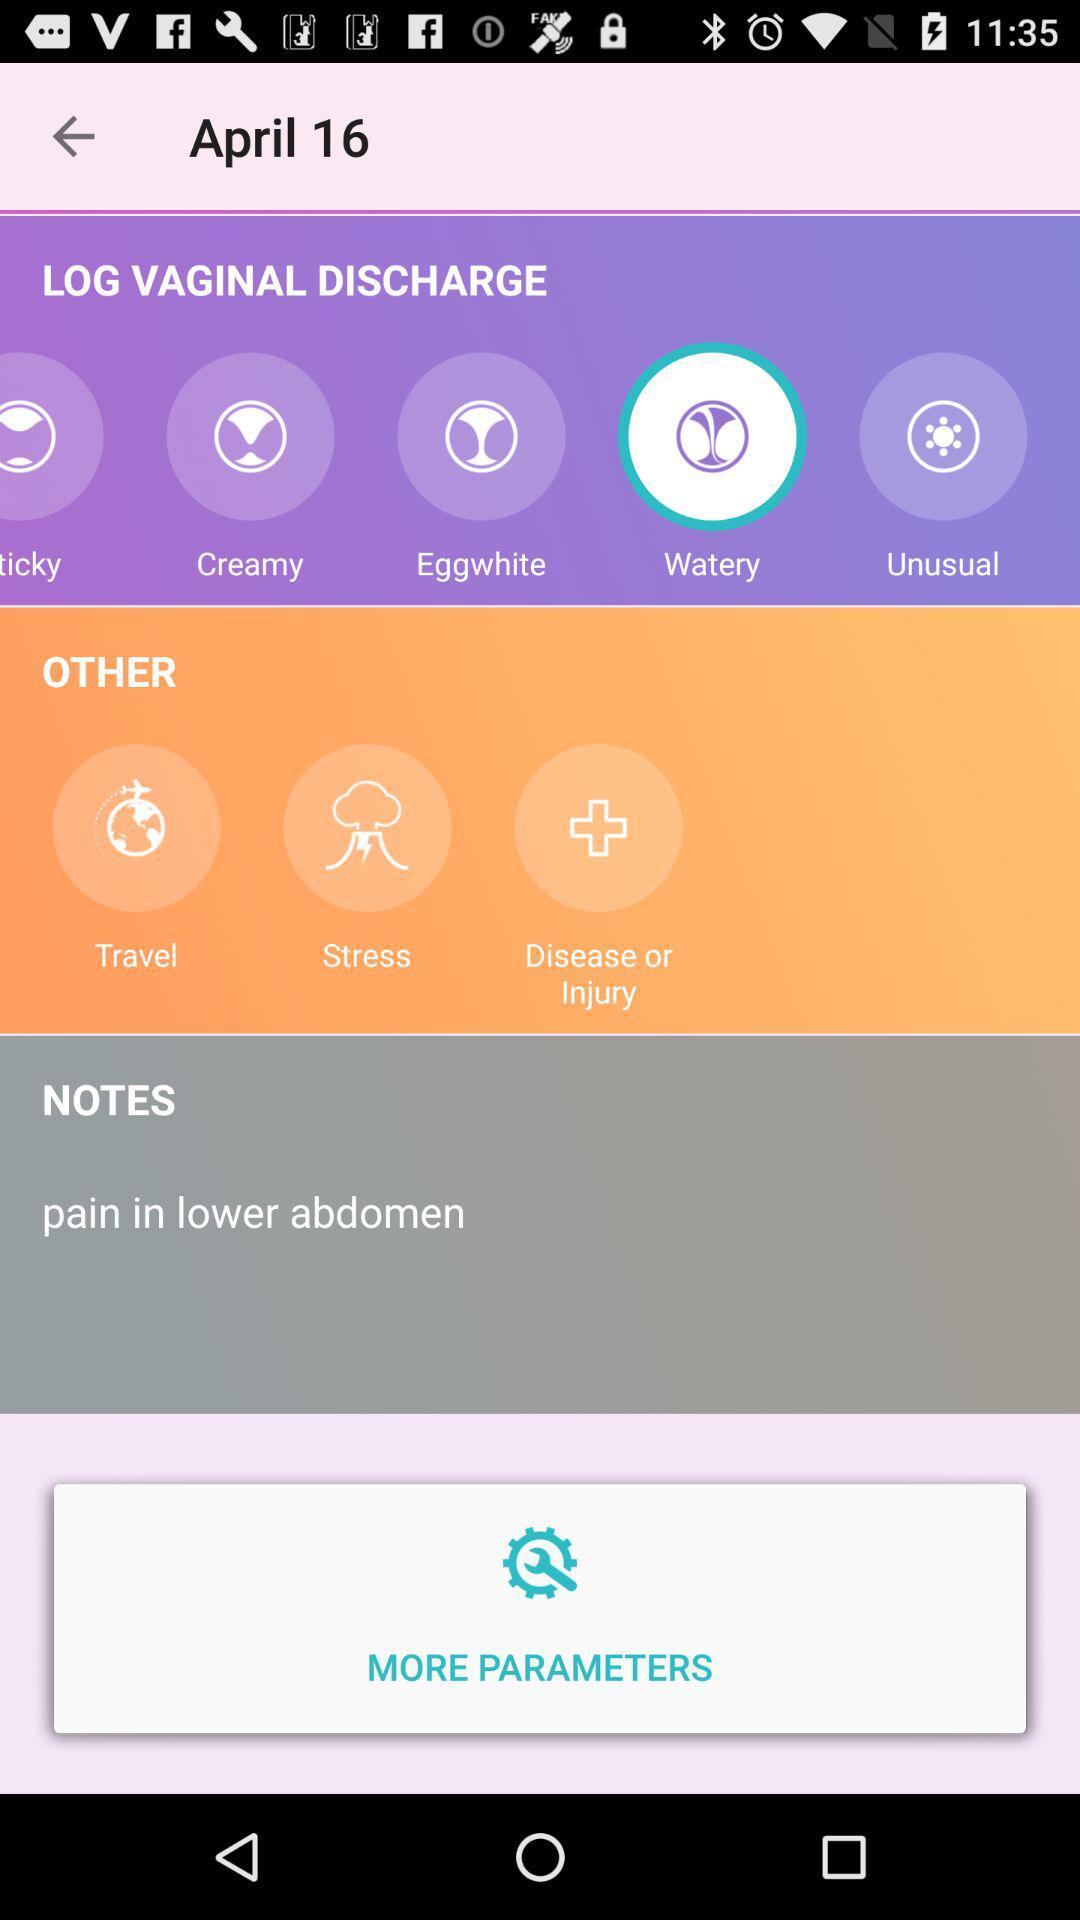  What do you see at coordinates (72, 135) in the screenshot?
I see `the item to the left of april 16 icon` at bounding box center [72, 135].